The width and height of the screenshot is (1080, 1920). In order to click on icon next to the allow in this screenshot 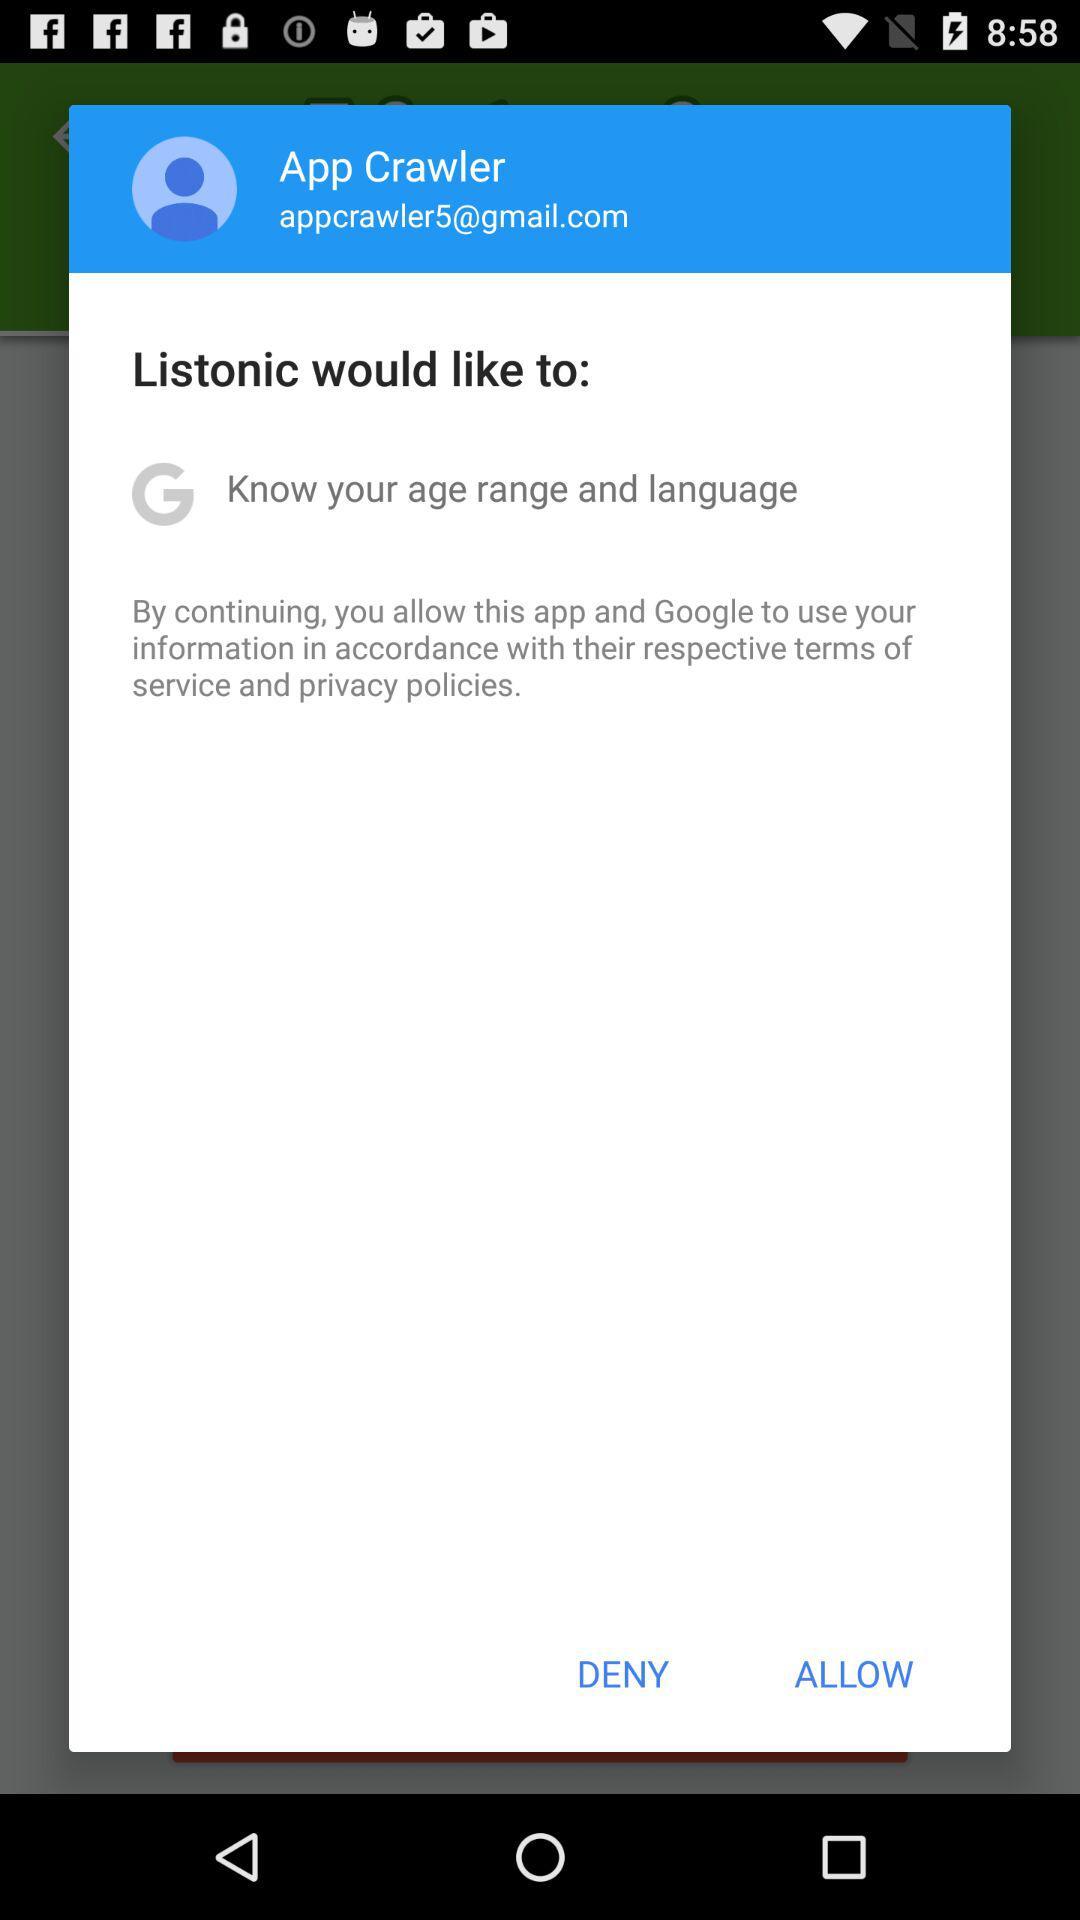, I will do `click(621, 1673)`.